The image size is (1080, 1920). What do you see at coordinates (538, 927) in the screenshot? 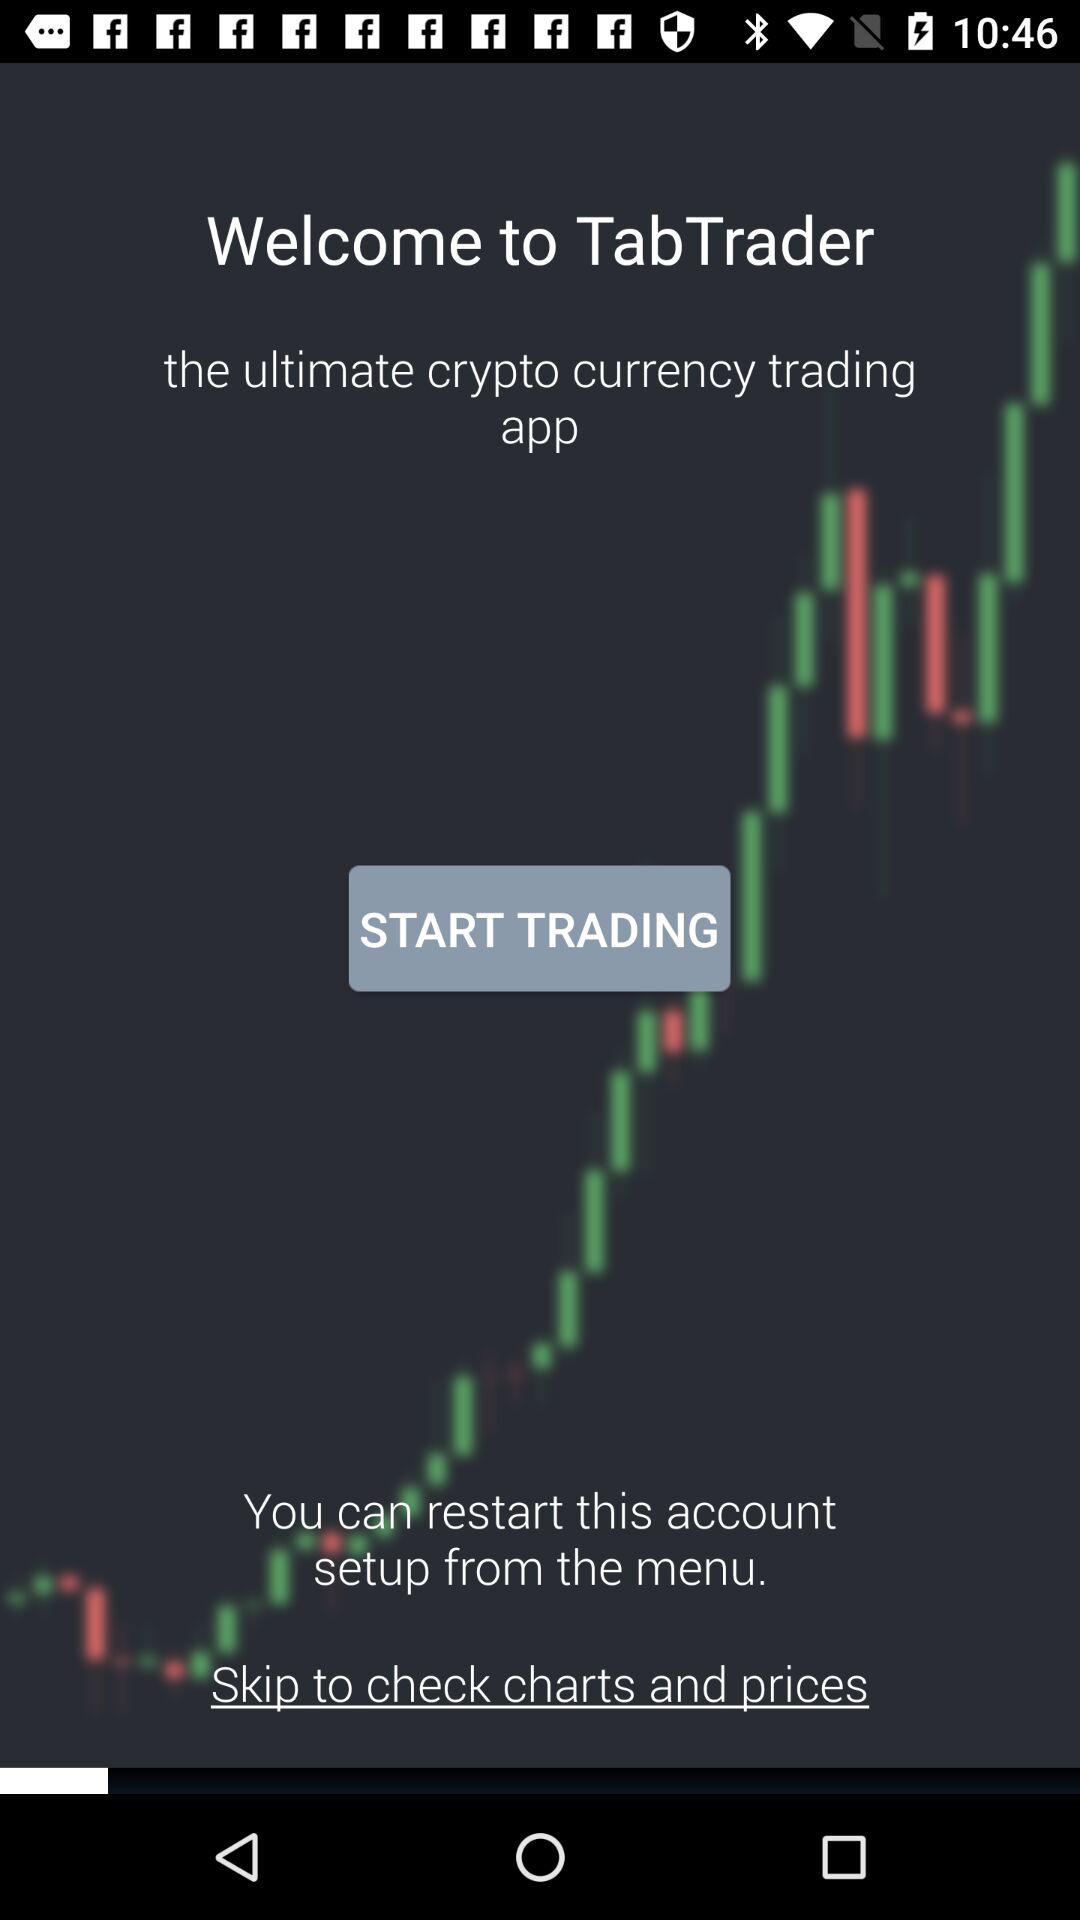
I see `start trading` at bounding box center [538, 927].